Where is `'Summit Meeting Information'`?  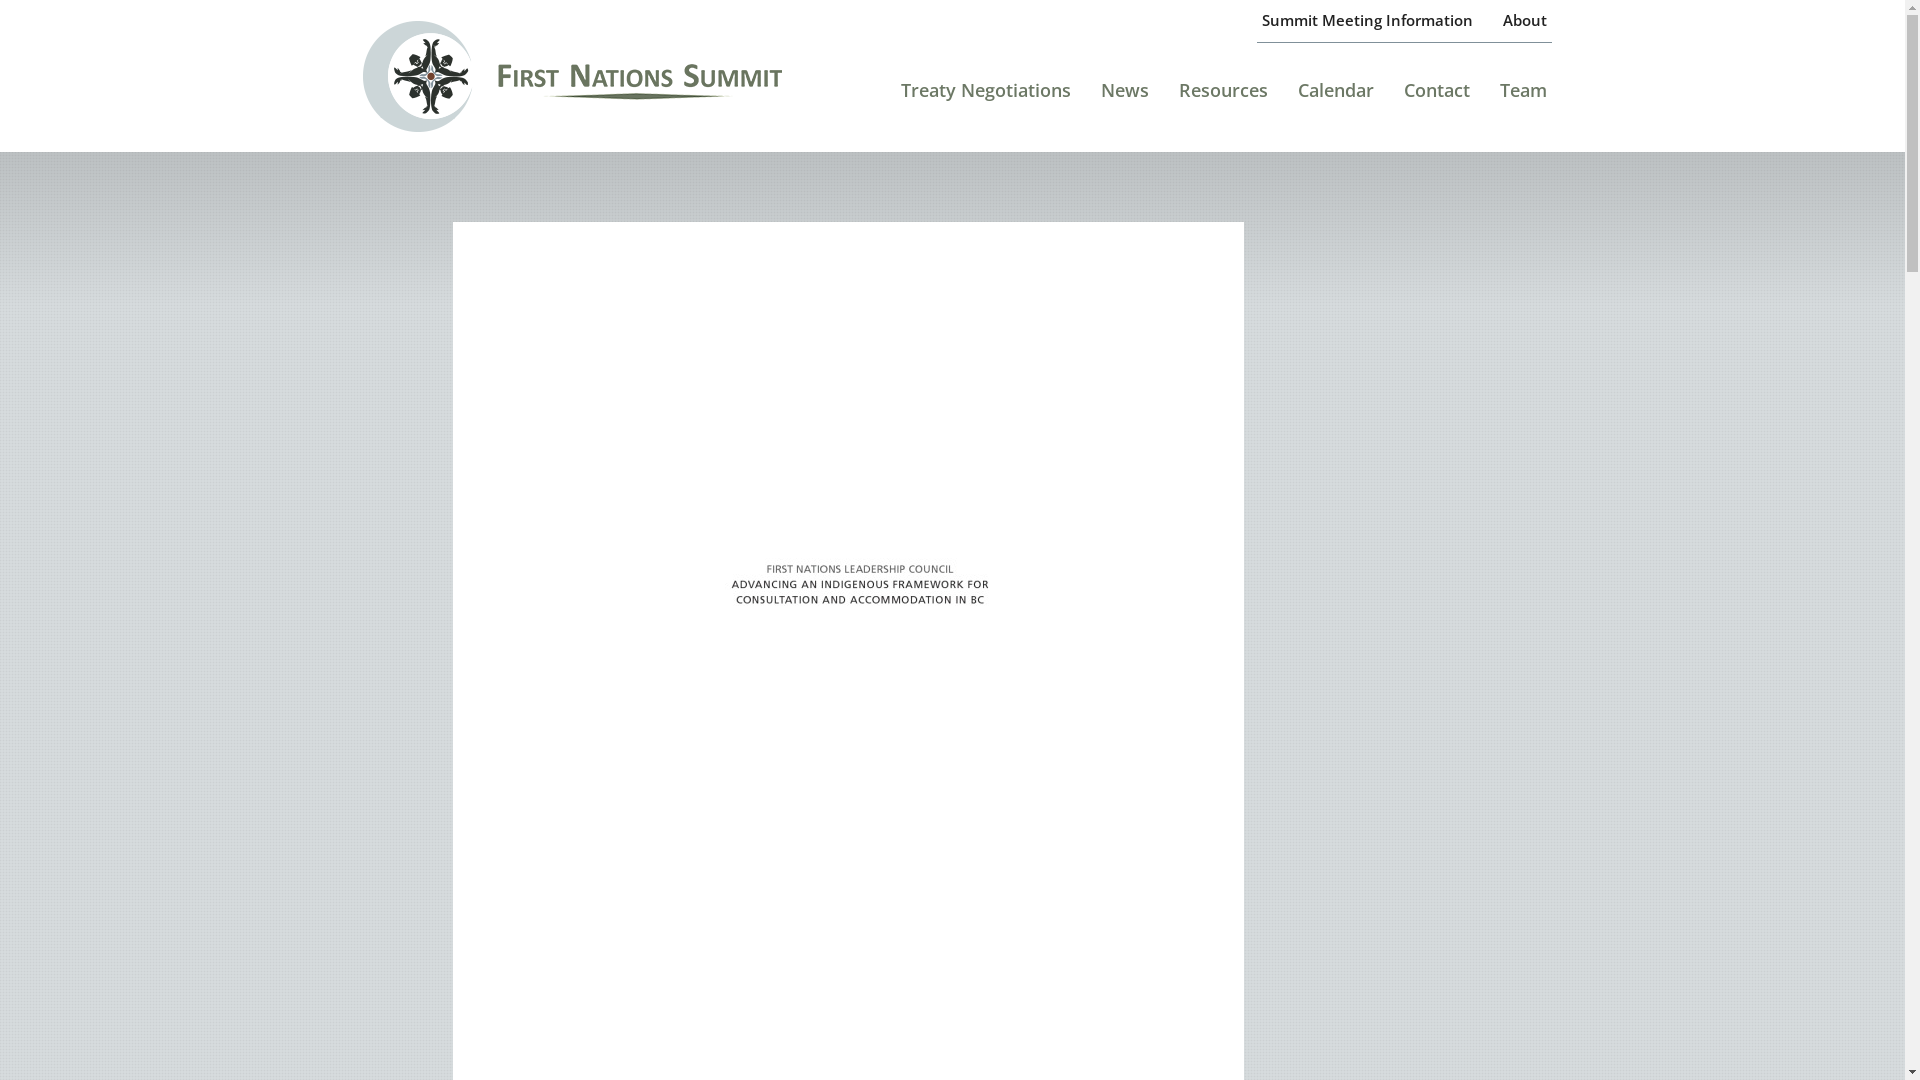
'Summit Meeting Information' is located at coordinates (1256, 20).